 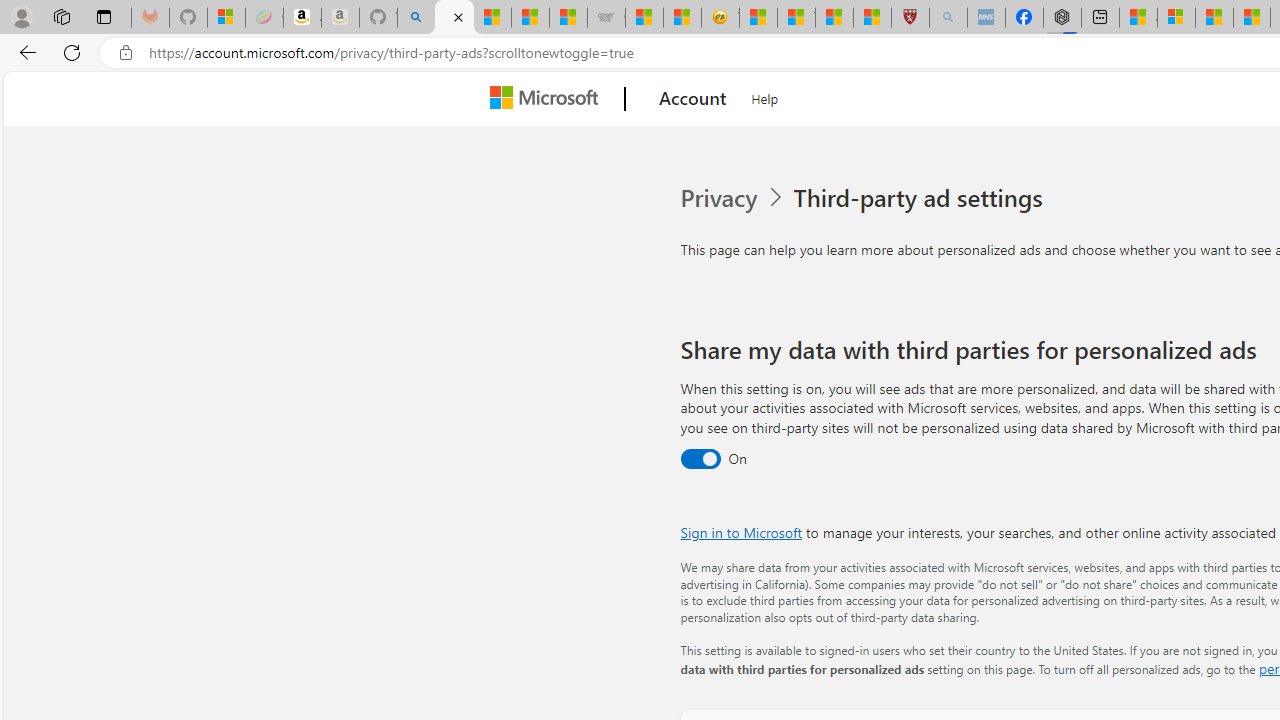 What do you see at coordinates (872, 17) in the screenshot?
I see `'12 Popular Science Lies that Must be Corrected'` at bounding box center [872, 17].